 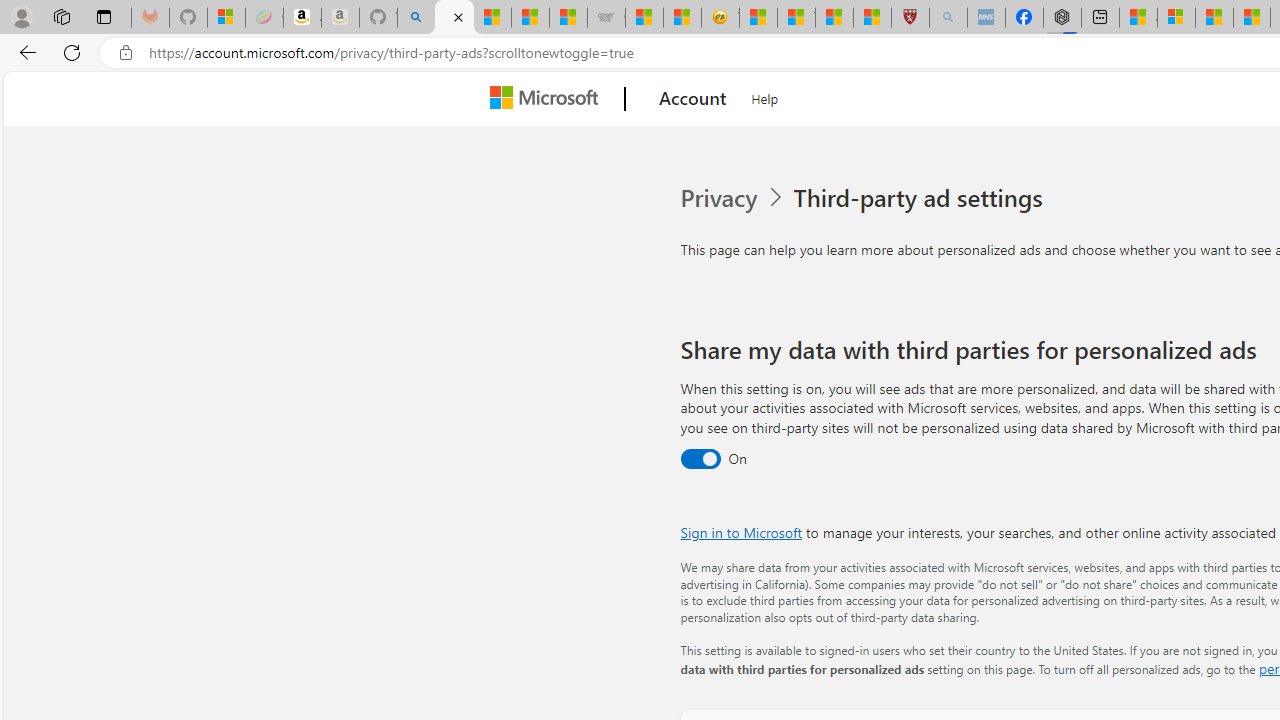 What do you see at coordinates (872, 17) in the screenshot?
I see `'12 Popular Science Lies that Must be Corrected'` at bounding box center [872, 17].